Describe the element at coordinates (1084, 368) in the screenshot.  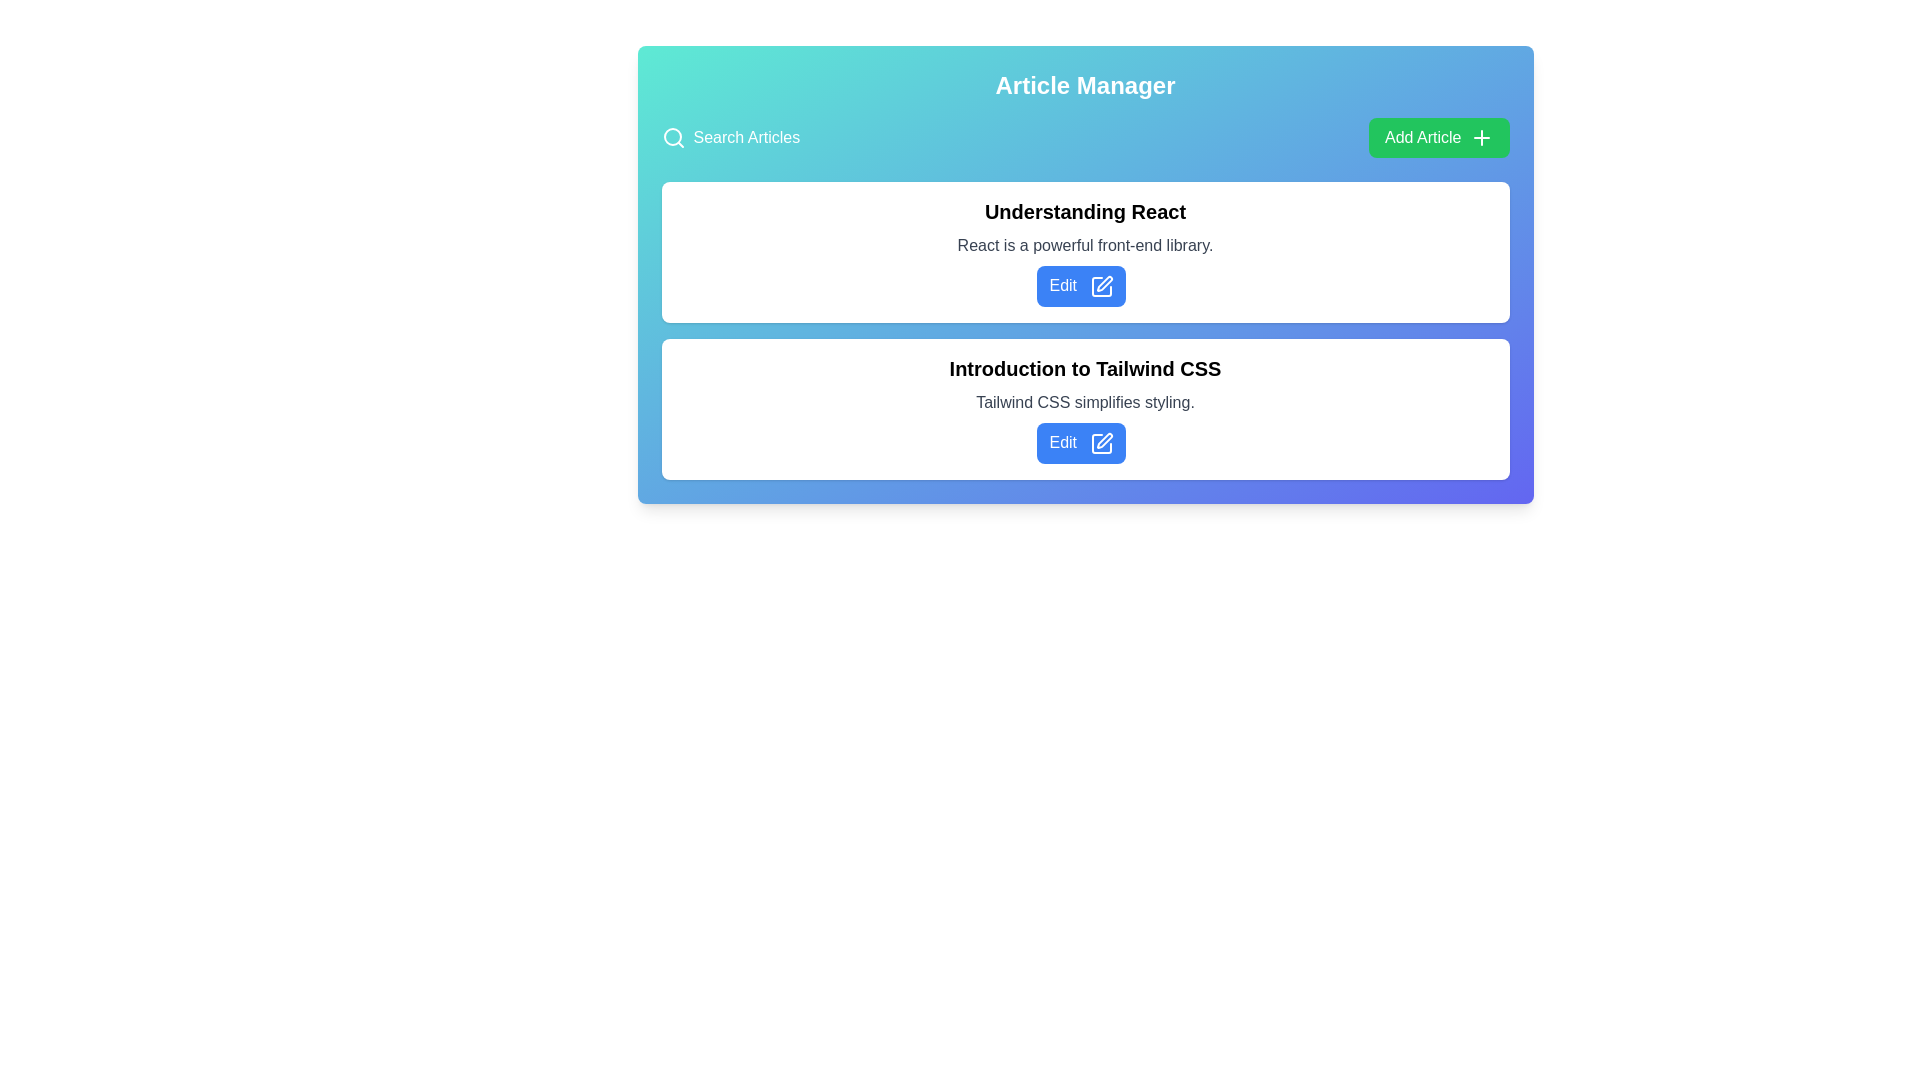
I see `the bold, large-text label displaying 'Introduction to Tailwind CSS', which is positioned at the top of its containing card` at that location.